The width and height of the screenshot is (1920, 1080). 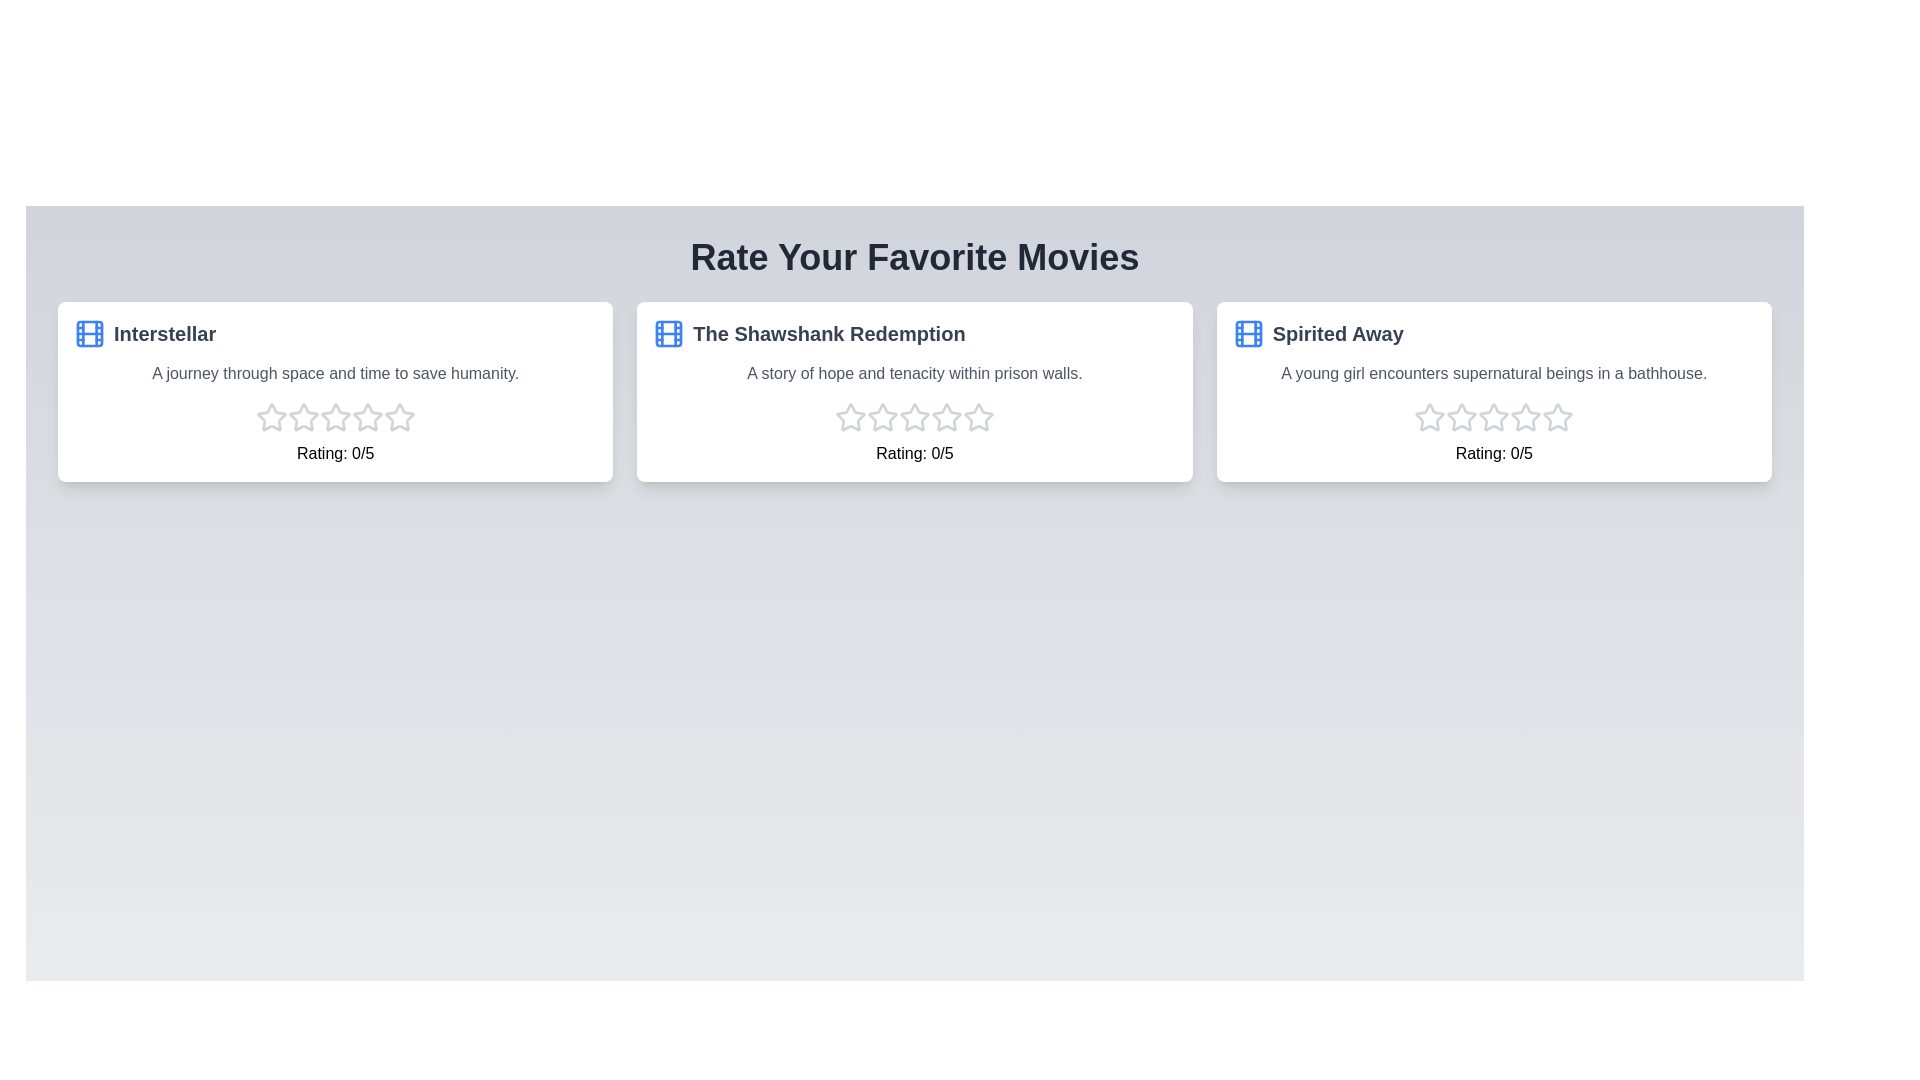 What do you see at coordinates (270, 416) in the screenshot?
I see `the star corresponding to the 1 rating for the movie Interstellar` at bounding box center [270, 416].